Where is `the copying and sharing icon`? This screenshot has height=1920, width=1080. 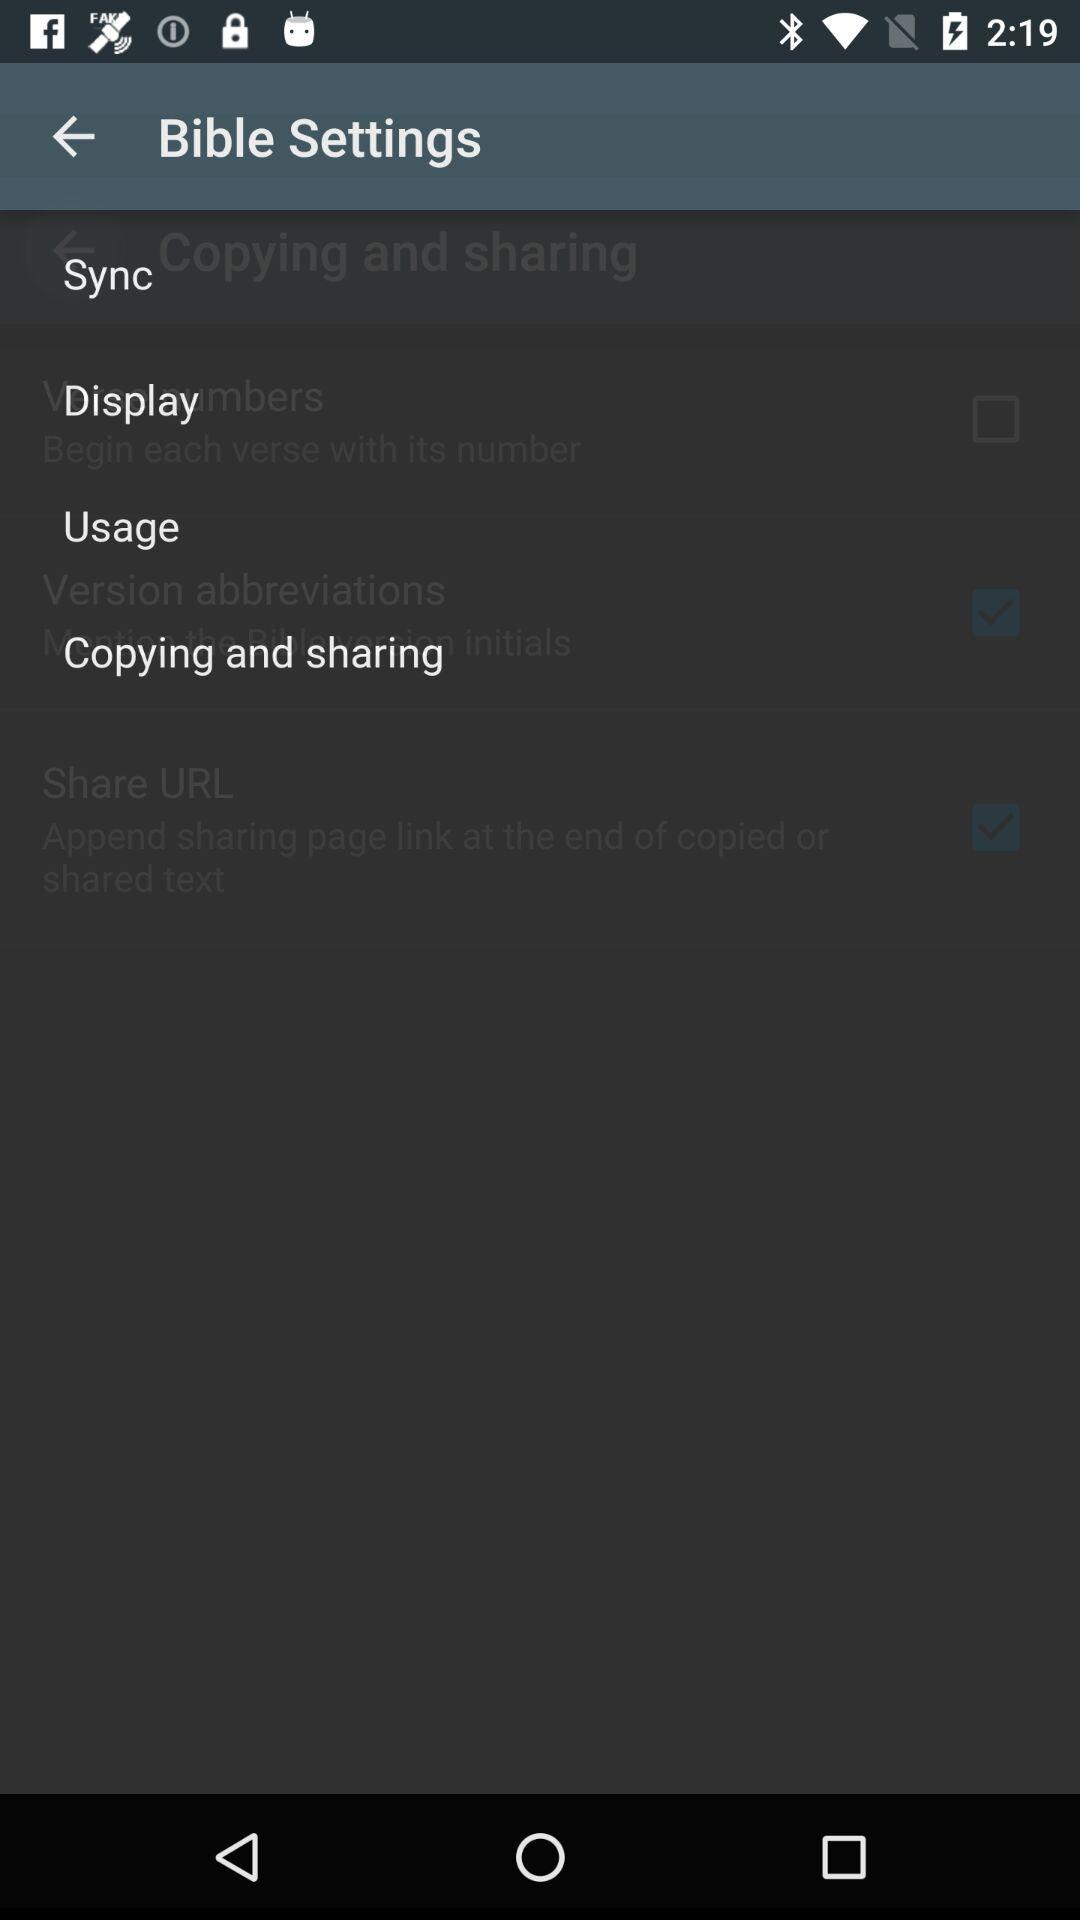 the copying and sharing icon is located at coordinates (252, 651).